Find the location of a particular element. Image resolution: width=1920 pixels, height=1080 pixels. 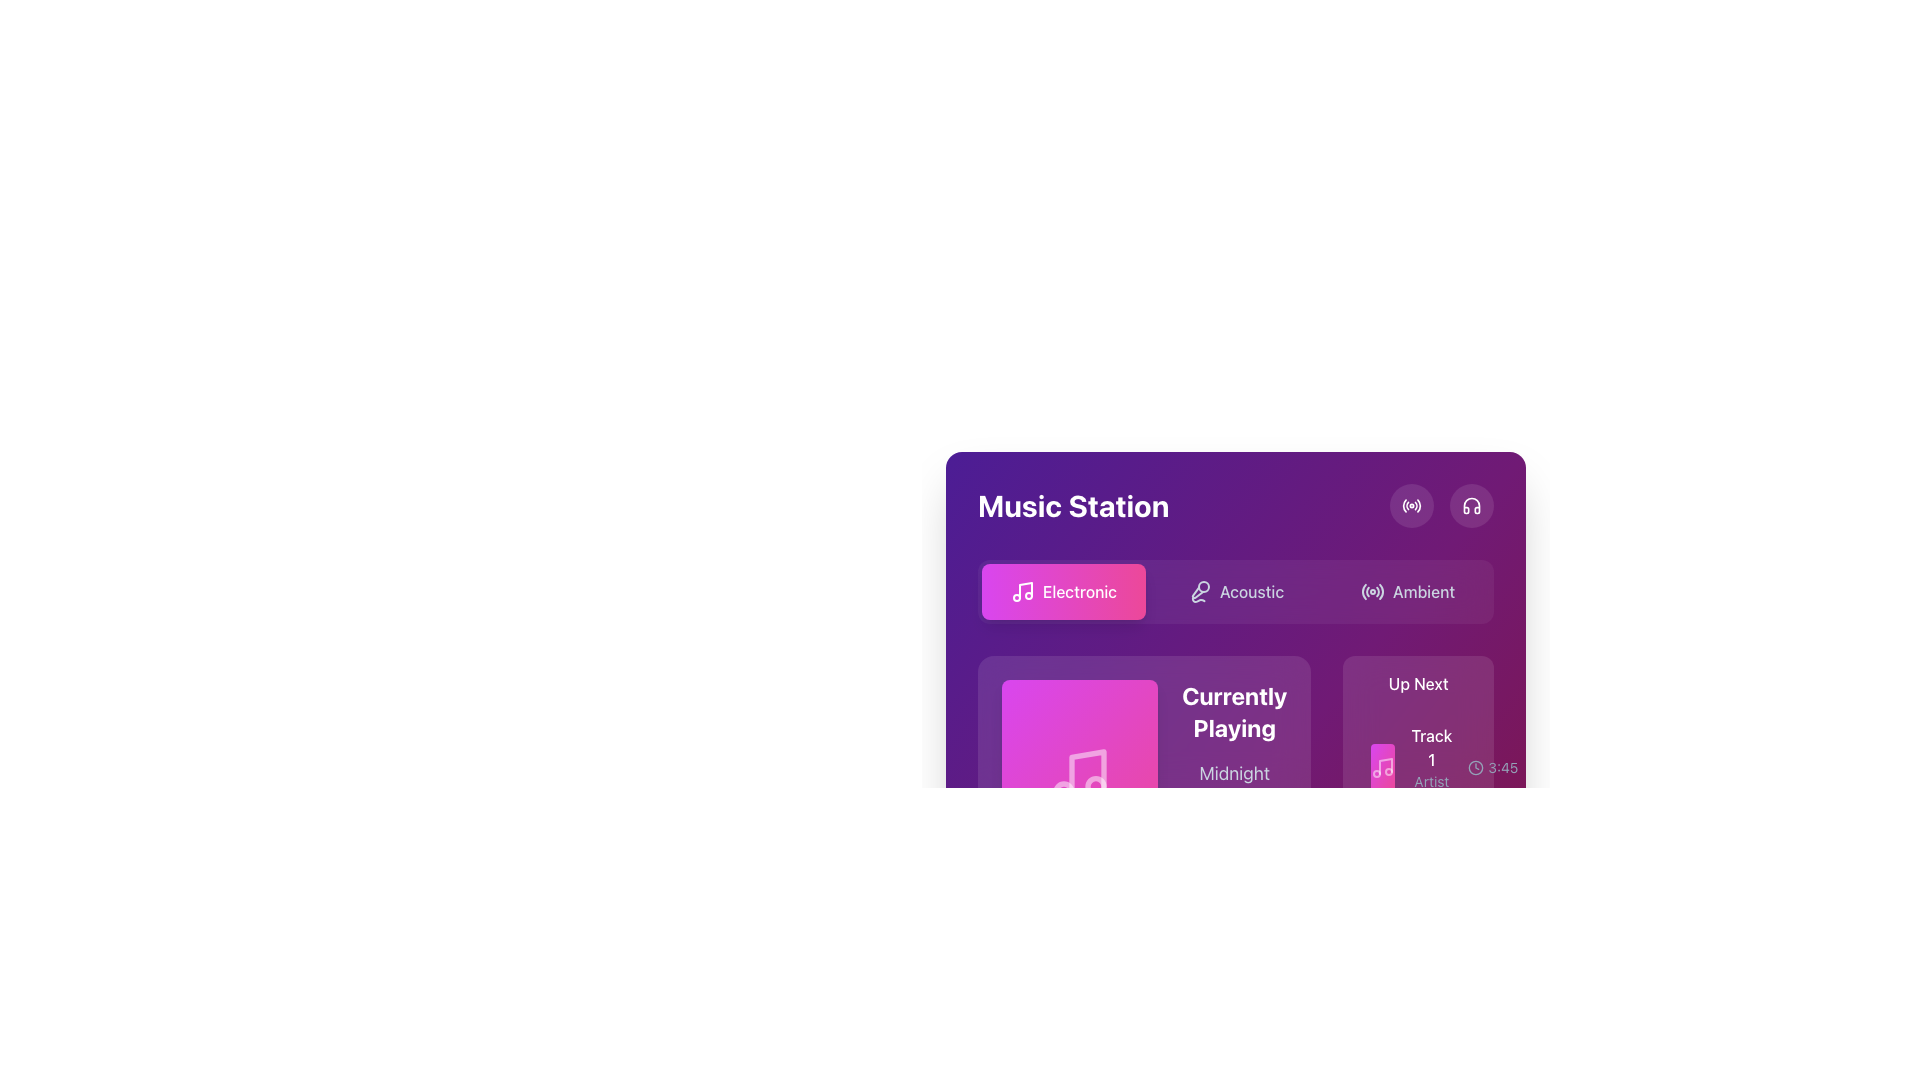

the decorative Vector Graphic Segment within the 24x24 SVG circle-like icon, which symbolizes activity or connection, located slightly towards the left edge is located at coordinates (1403, 504).